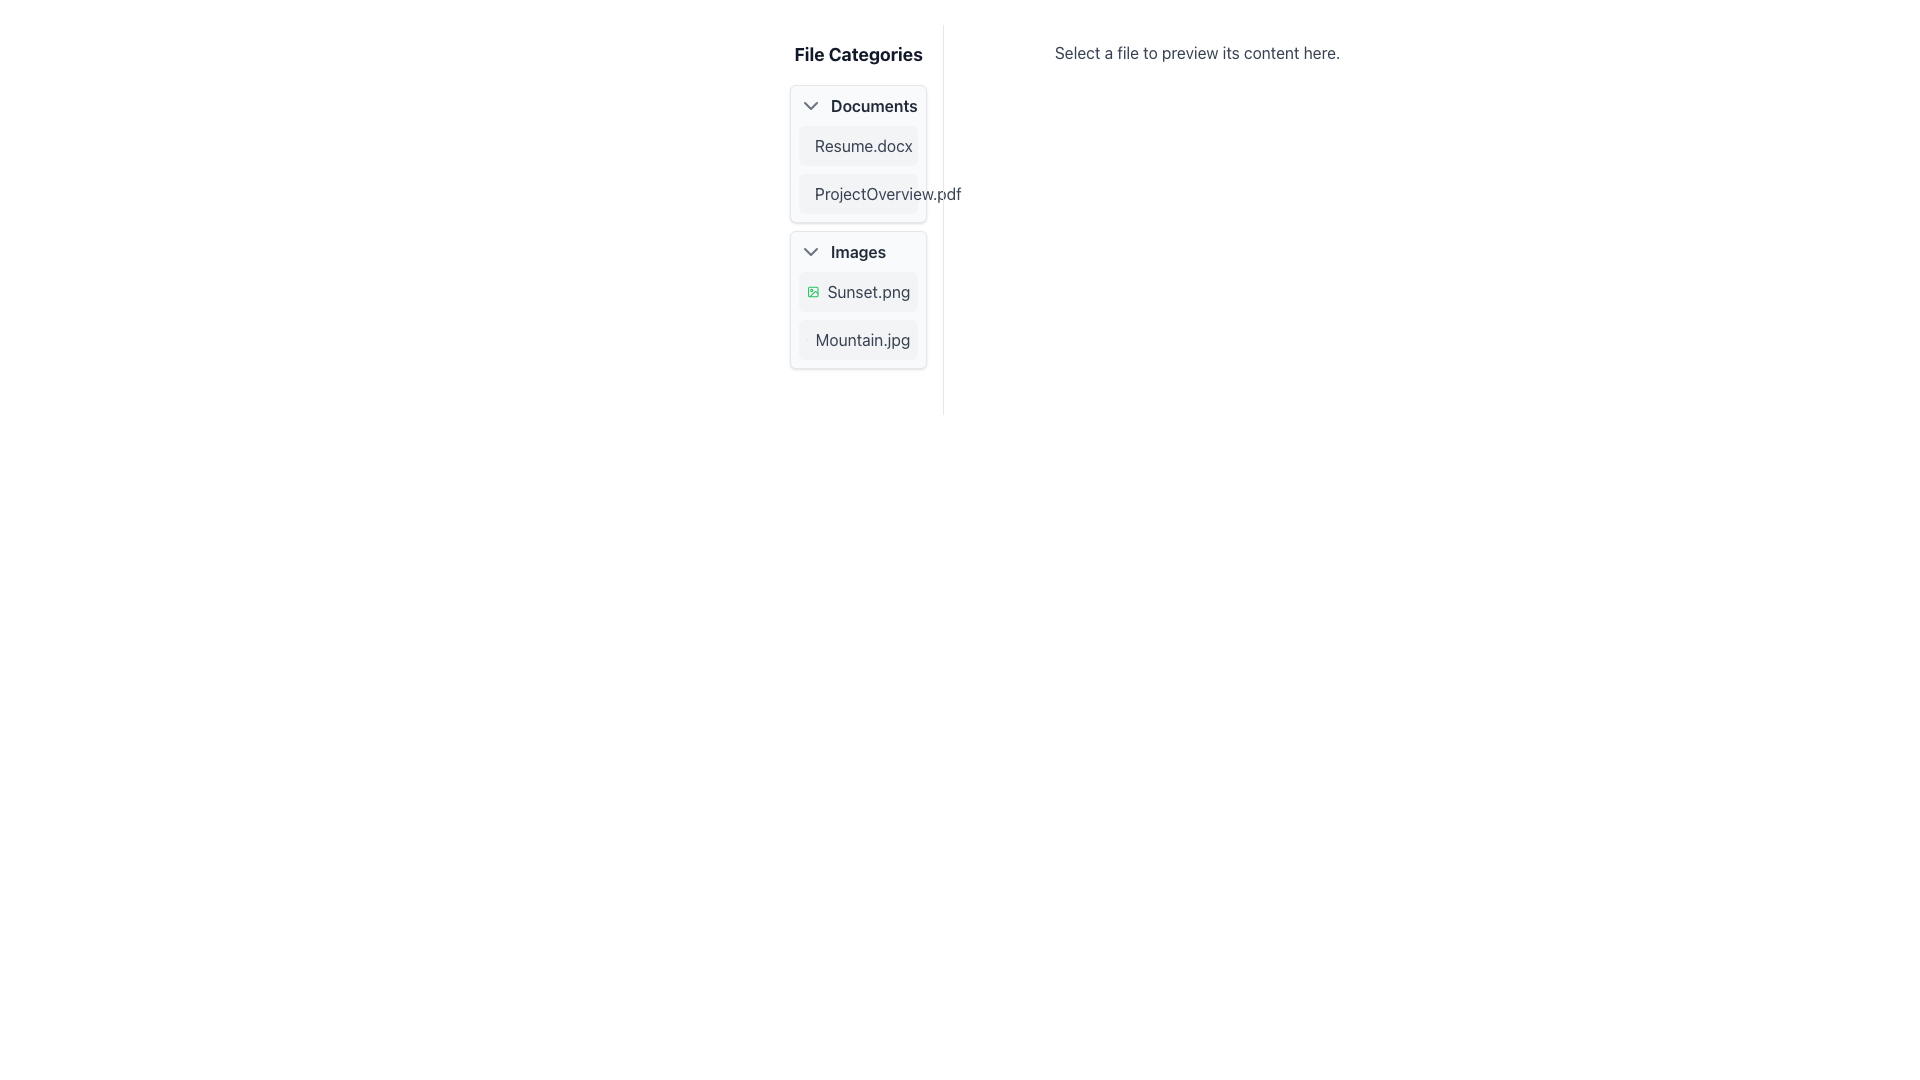  Describe the element at coordinates (868, 292) in the screenshot. I see `the text label reading 'Sunset.png' in the sidebar file explorer under the 'Images' category` at that location.